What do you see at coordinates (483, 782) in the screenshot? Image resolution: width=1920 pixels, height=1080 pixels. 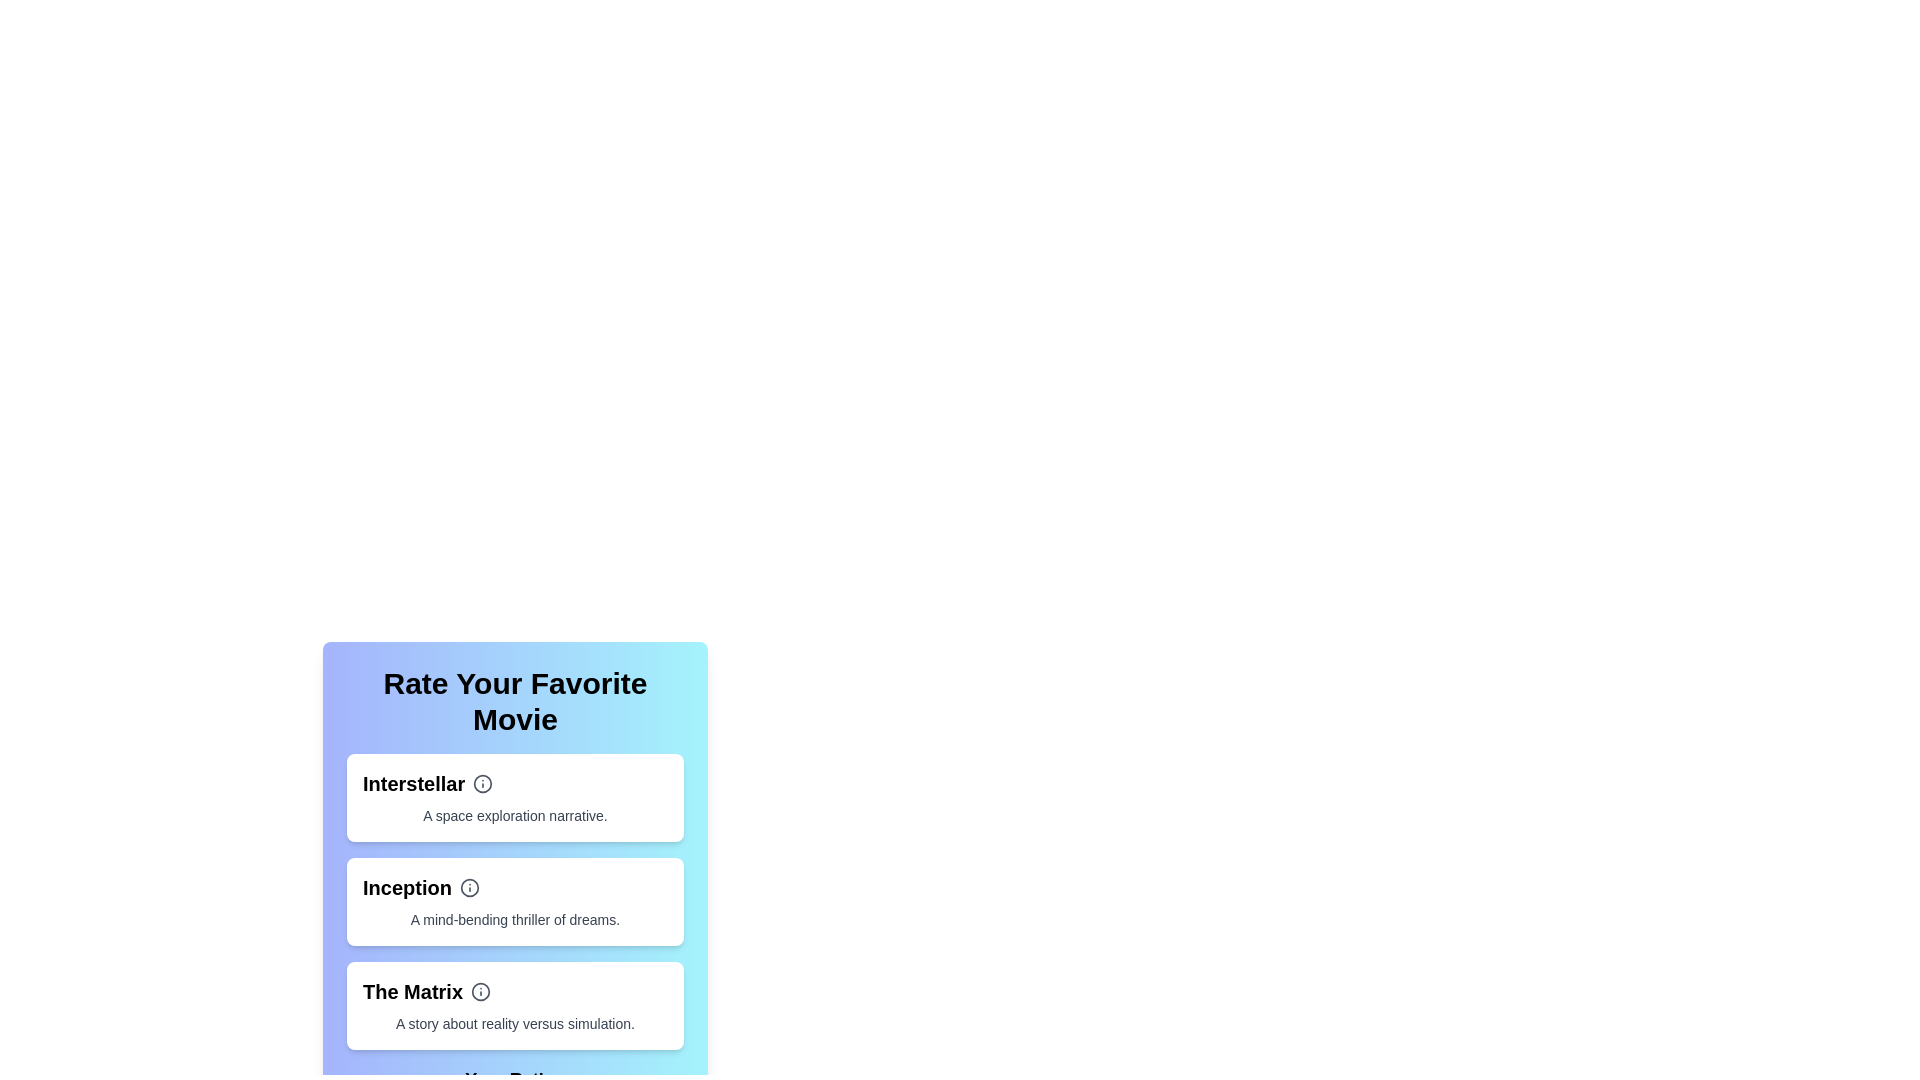 I see `the outer boundary circle of the 'info' icon associated with the 'Interstellar' movie` at bounding box center [483, 782].